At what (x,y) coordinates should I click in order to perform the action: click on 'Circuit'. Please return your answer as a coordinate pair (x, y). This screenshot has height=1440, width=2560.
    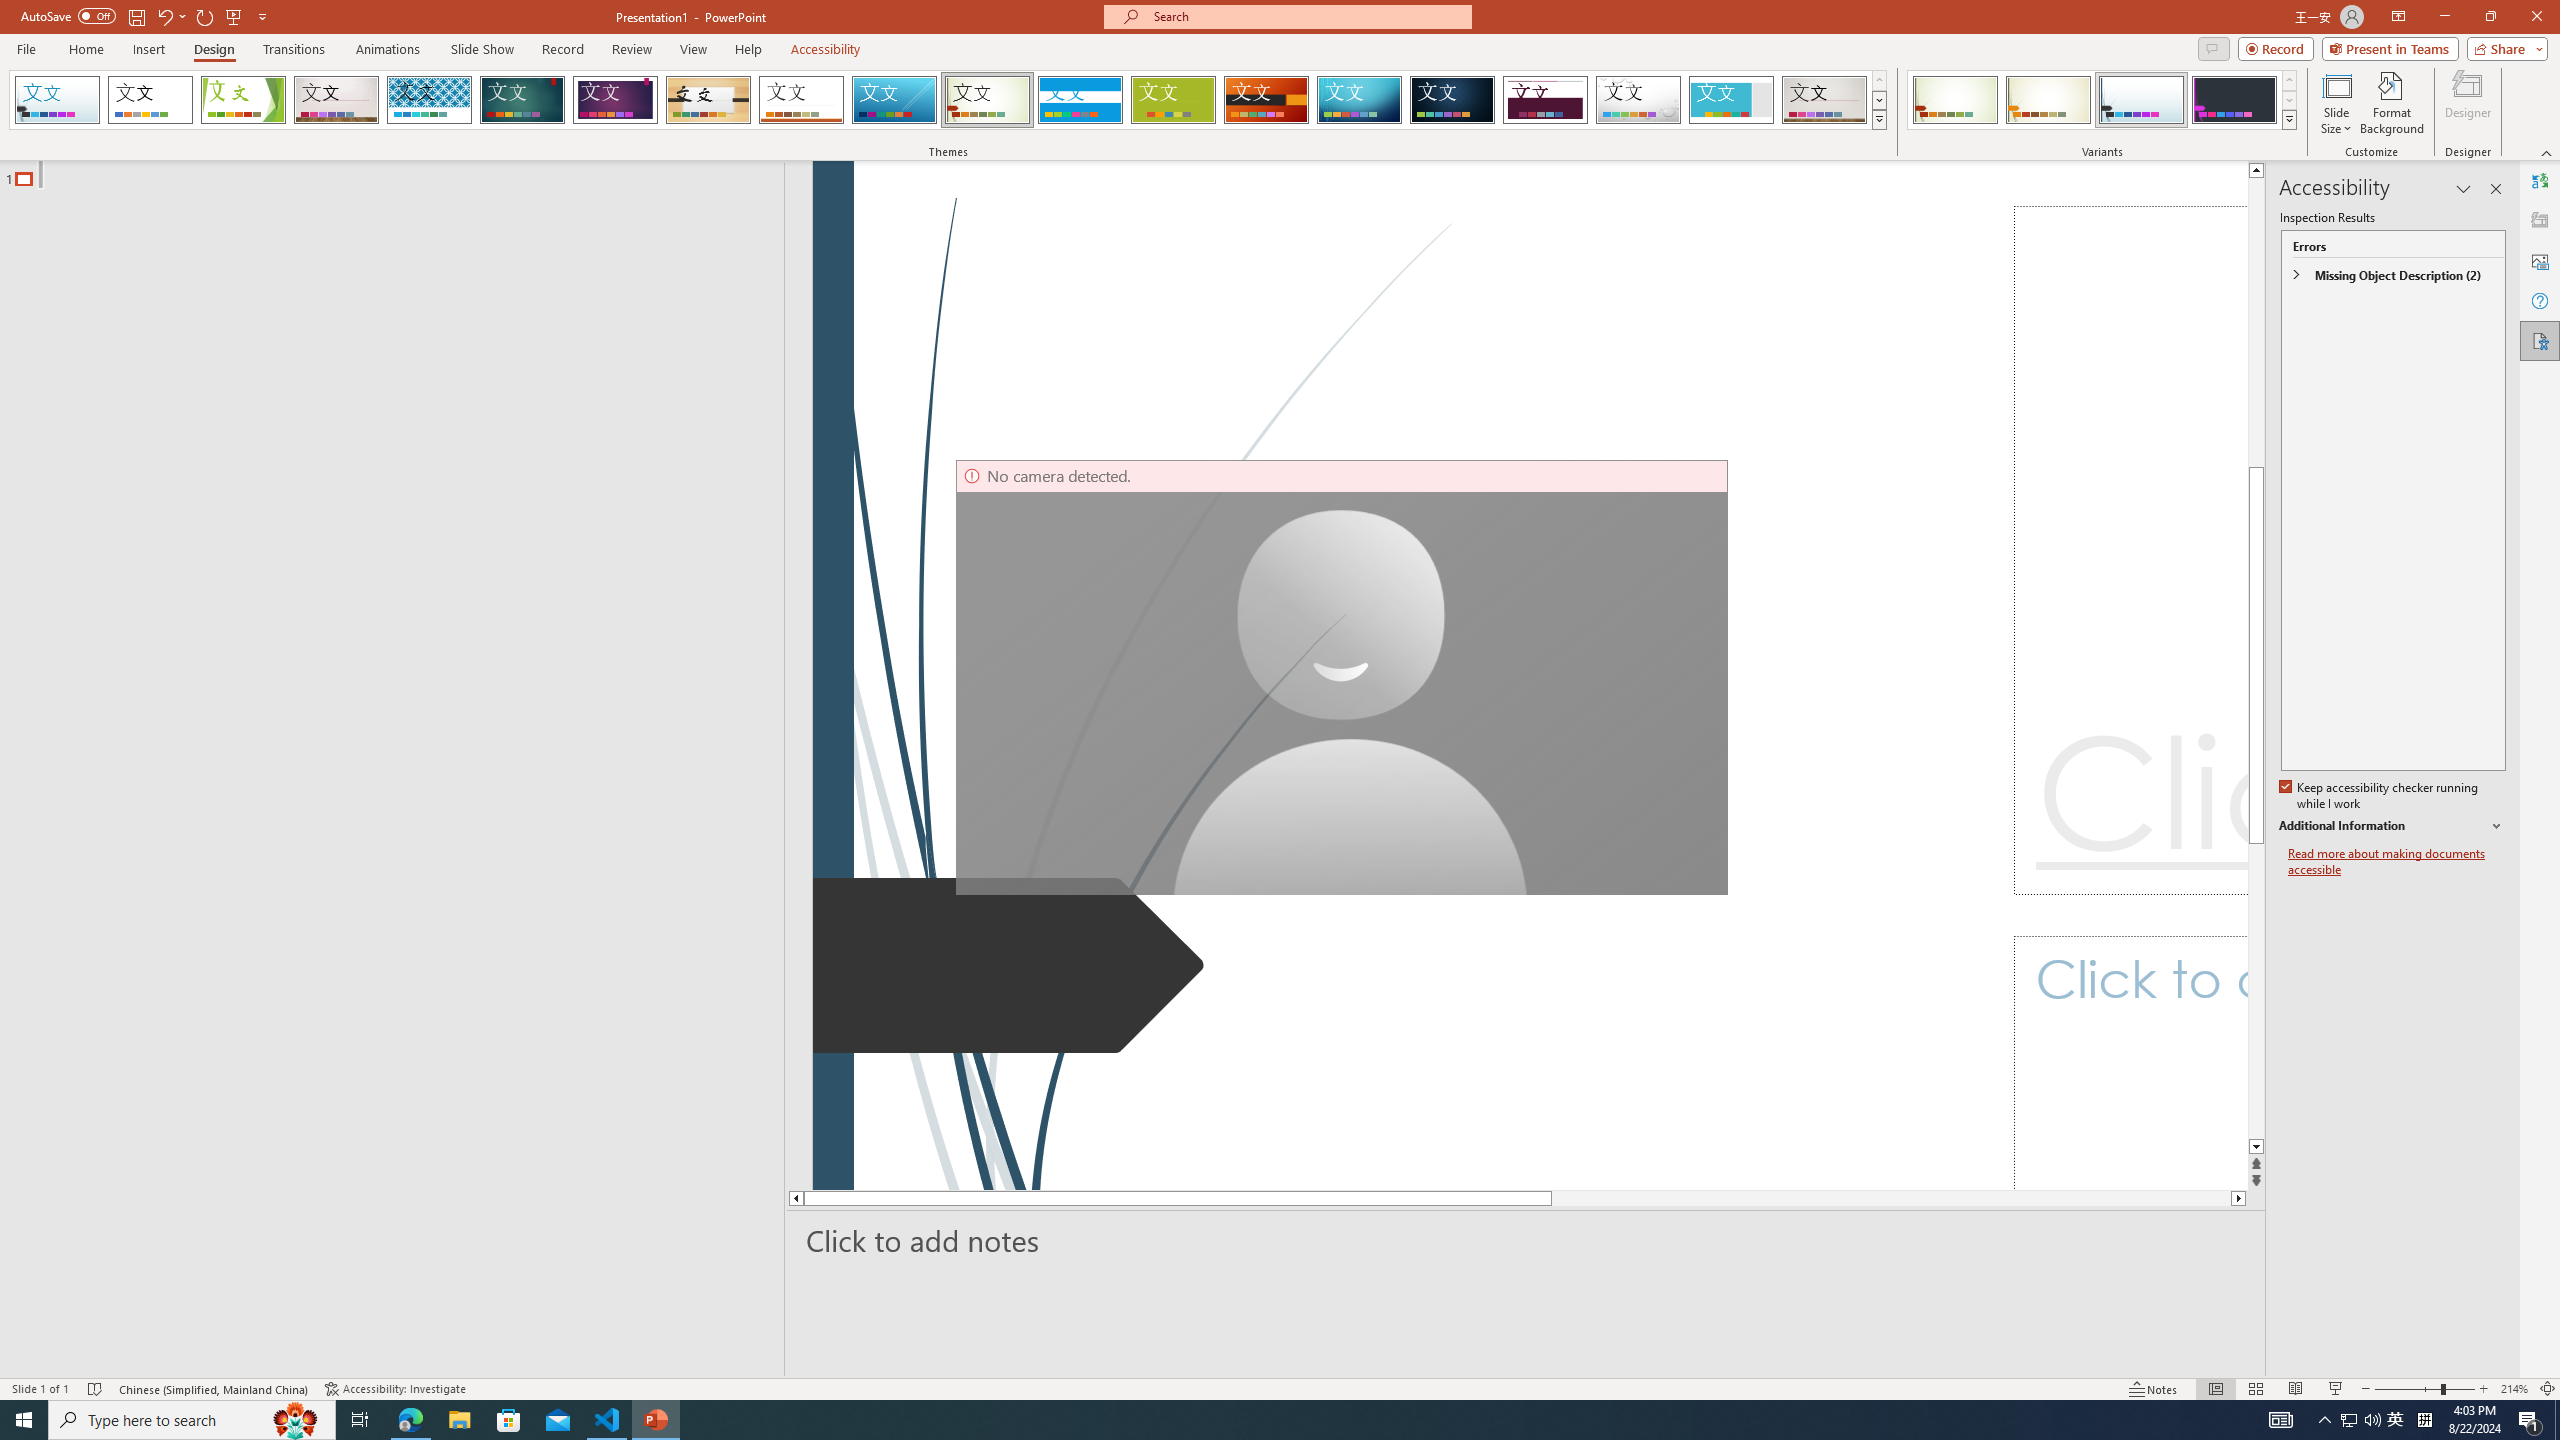
    Looking at the image, I should click on (1358, 99).